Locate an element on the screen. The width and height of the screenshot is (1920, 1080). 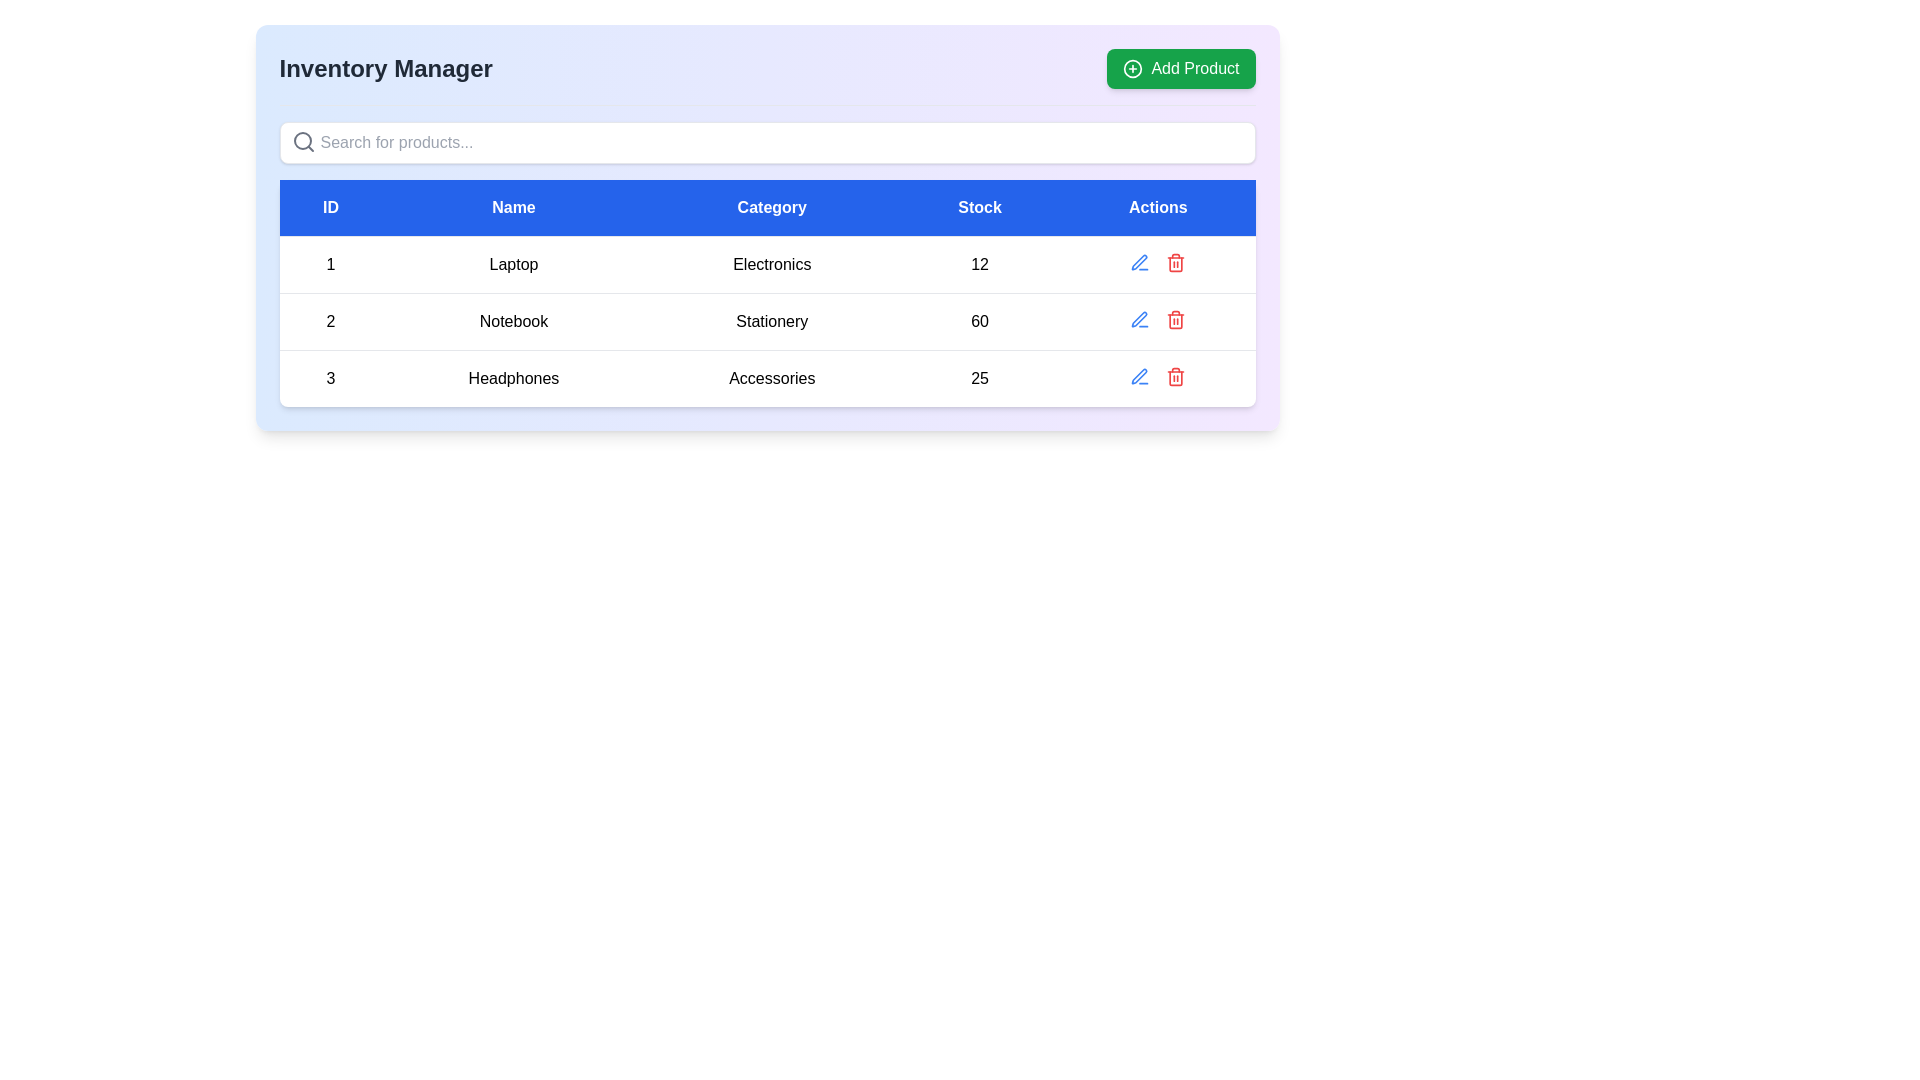
the static text element displaying '3' in the 'ID' column of the table, which is located in the third row next to the product name 'Headphones' is located at coordinates (331, 378).